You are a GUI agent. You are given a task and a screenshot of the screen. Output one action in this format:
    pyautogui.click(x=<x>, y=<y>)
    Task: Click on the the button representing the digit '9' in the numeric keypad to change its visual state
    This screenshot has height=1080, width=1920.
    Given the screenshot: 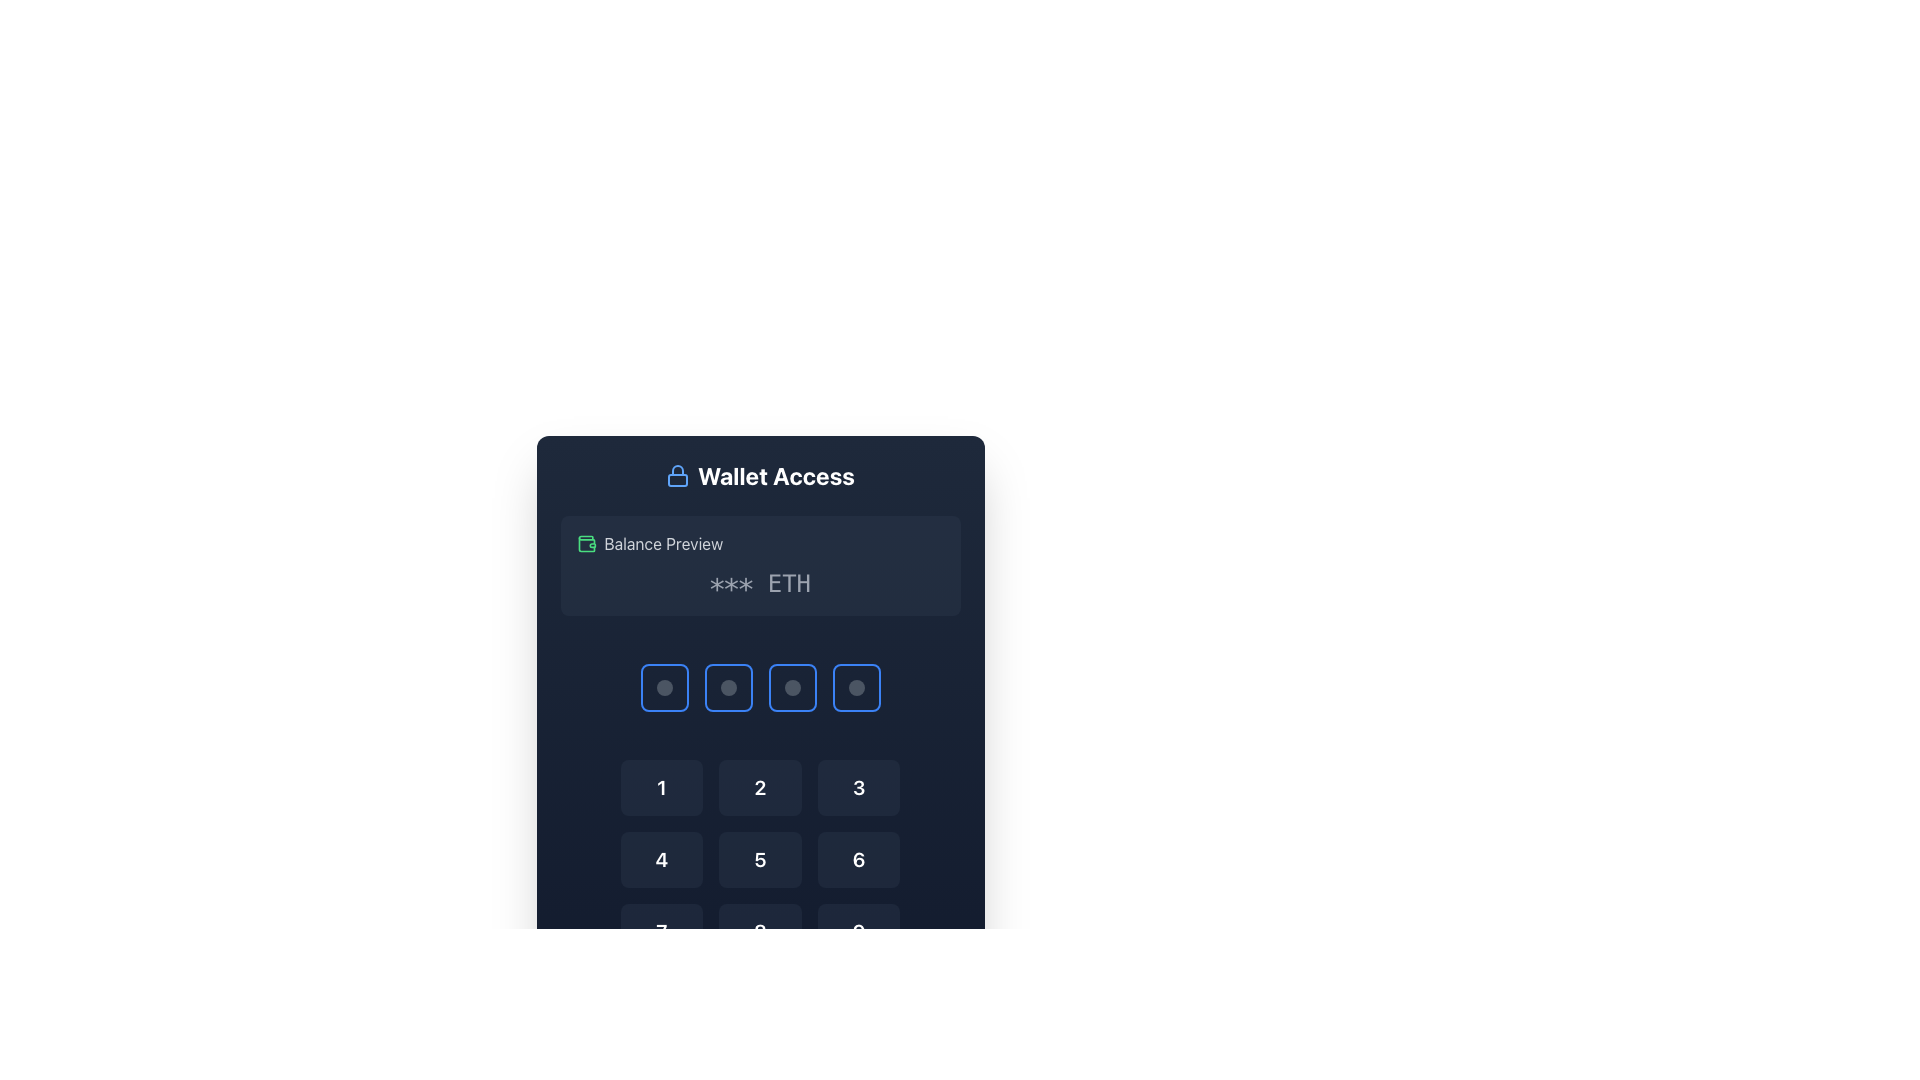 What is the action you would take?
    pyautogui.click(x=859, y=932)
    